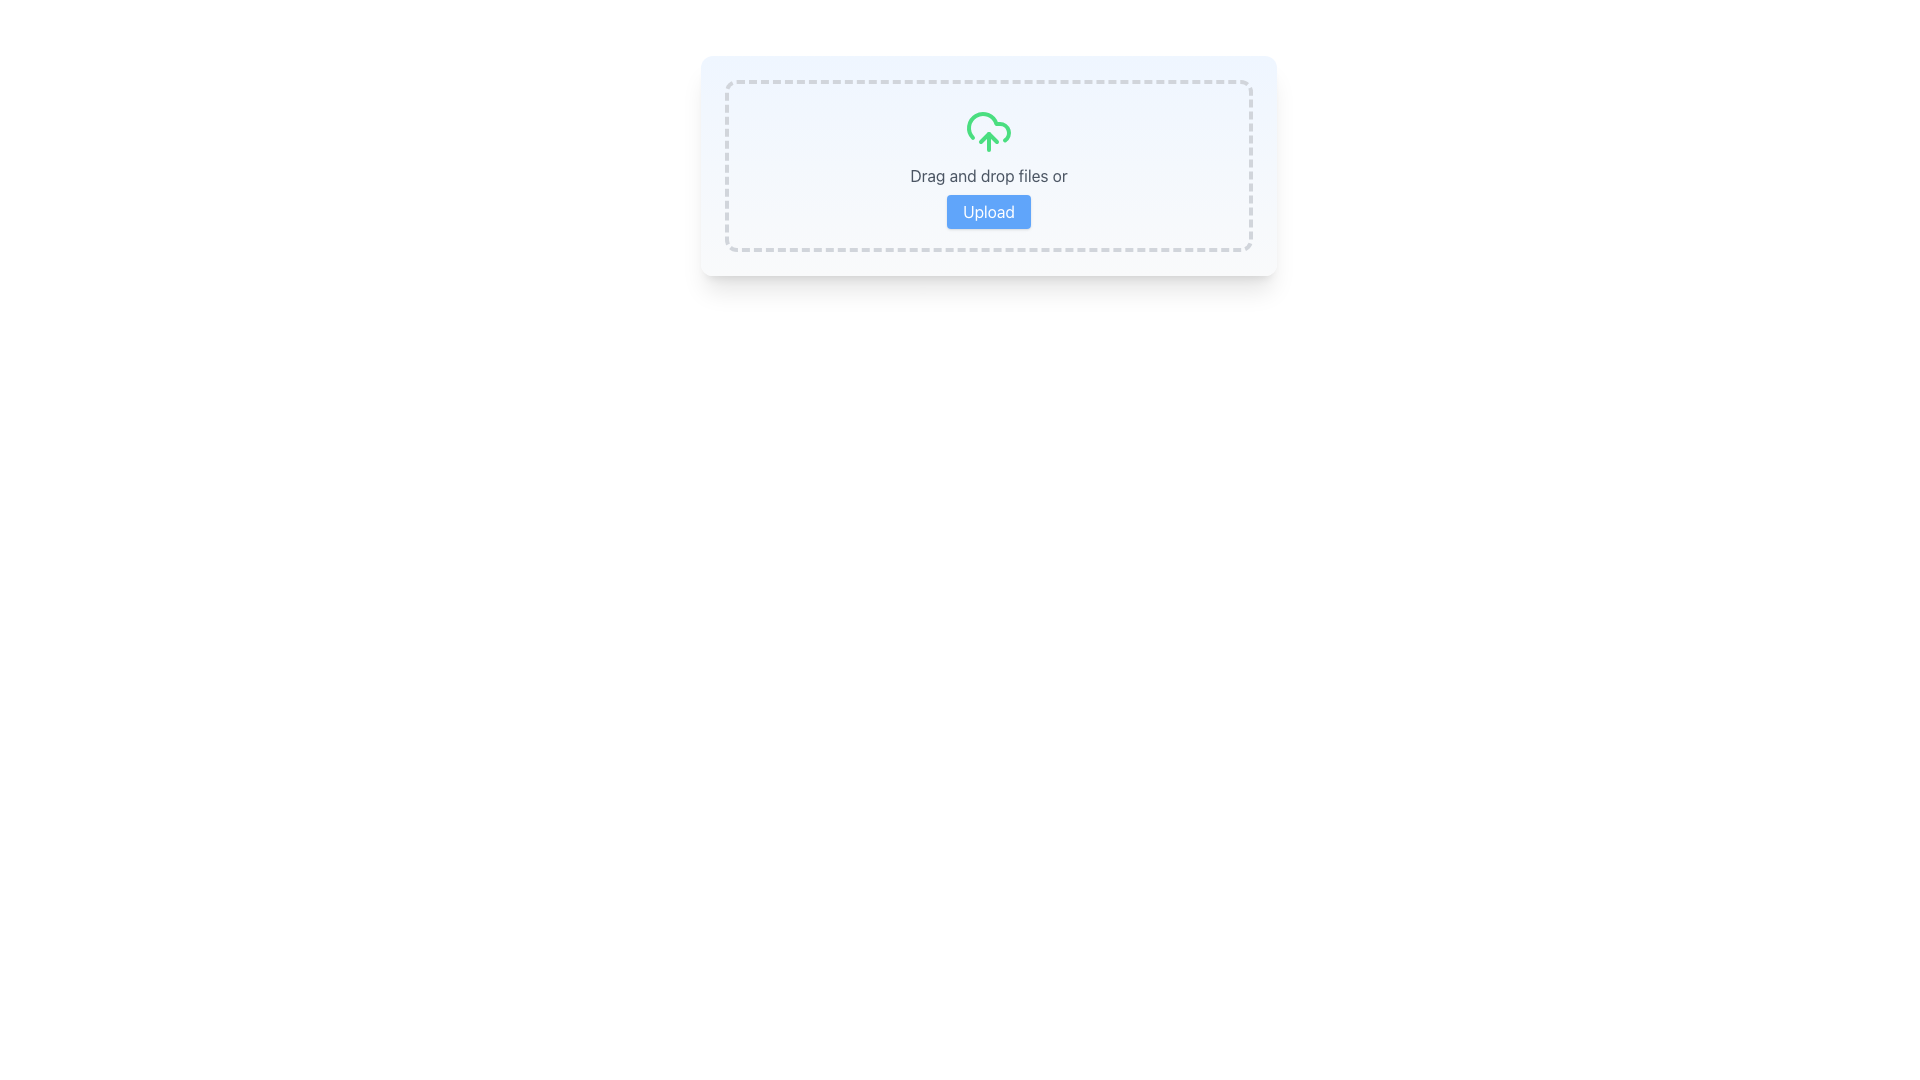 The height and width of the screenshot is (1080, 1920). I want to click on the orange upward-pointing arrow icon that is part of the cloud upload graphic, which is centrally placed above the text 'Drag and drop files or' and the blue 'Upload' button, so click(988, 137).